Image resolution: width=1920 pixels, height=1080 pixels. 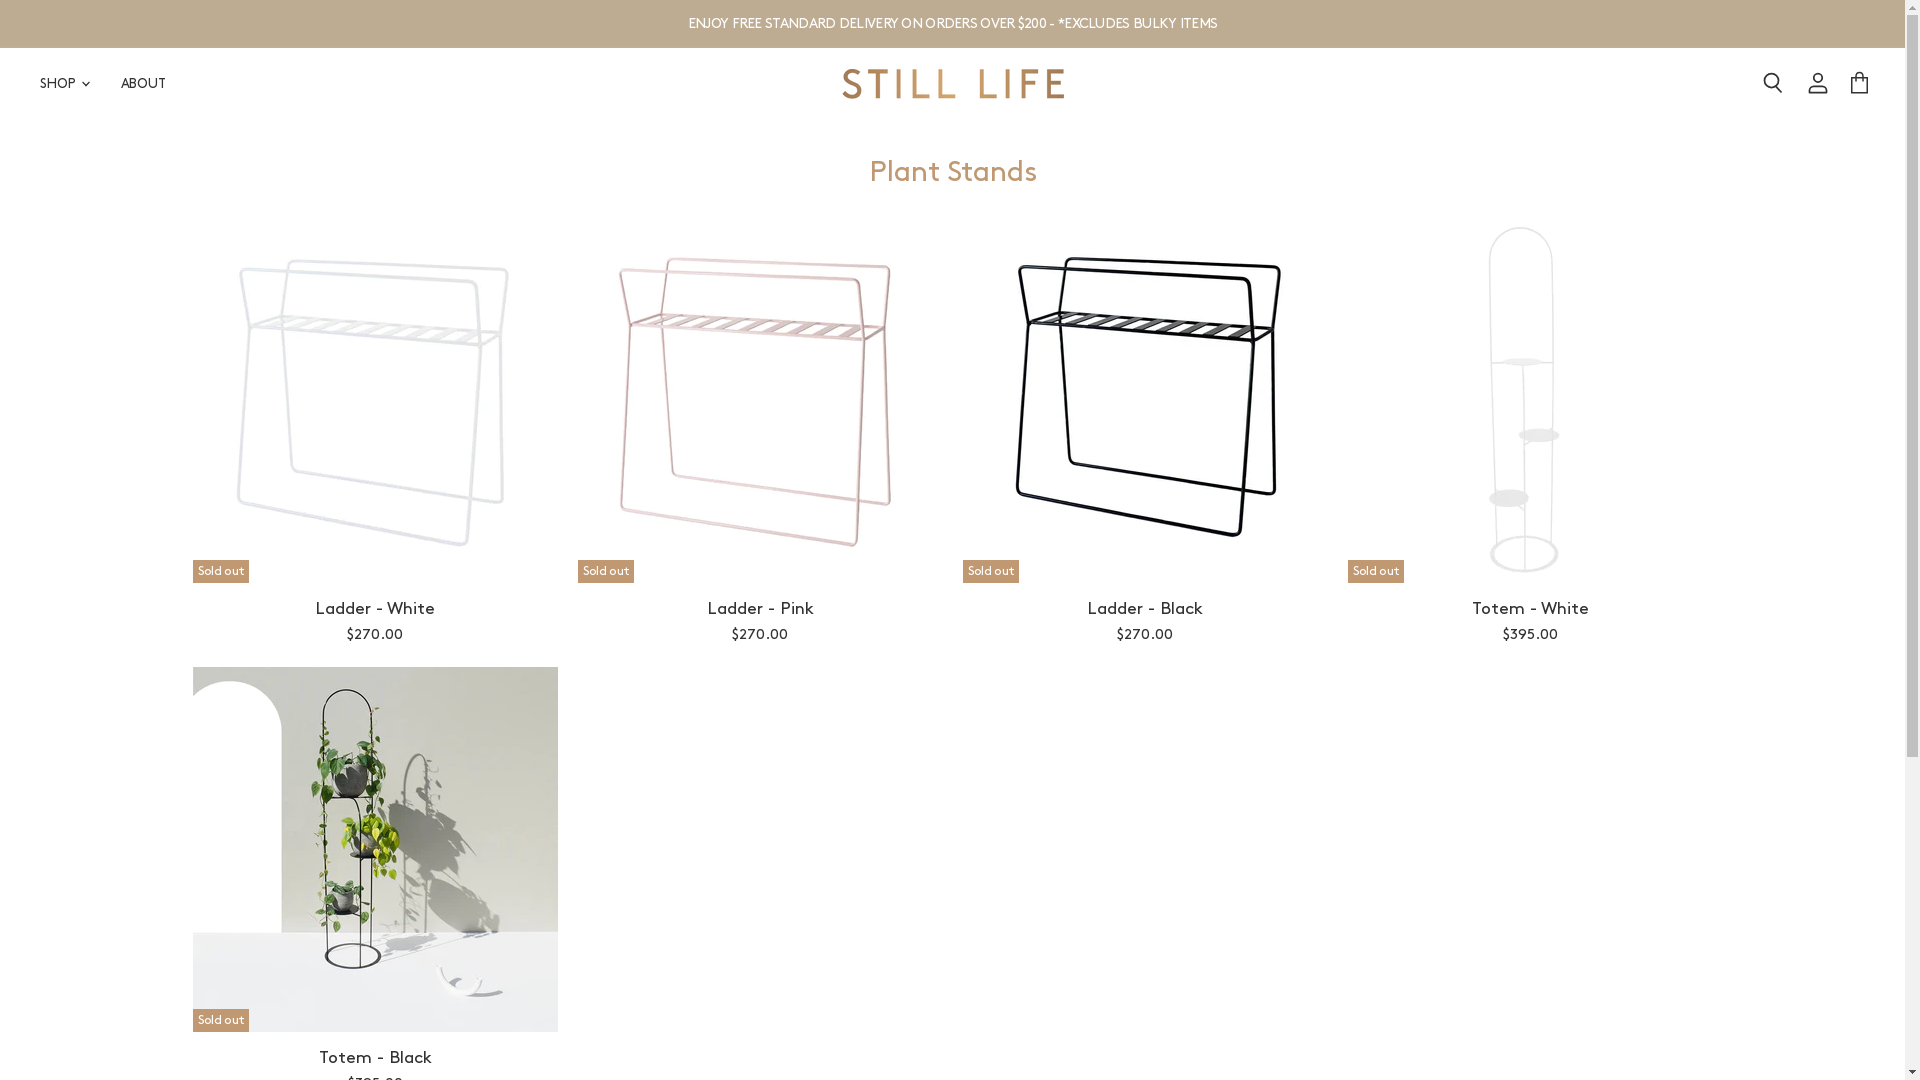 What do you see at coordinates (374, 1056) in the screenshot?
I see `'Totem - Black'` at bounding box center [374, 1056].